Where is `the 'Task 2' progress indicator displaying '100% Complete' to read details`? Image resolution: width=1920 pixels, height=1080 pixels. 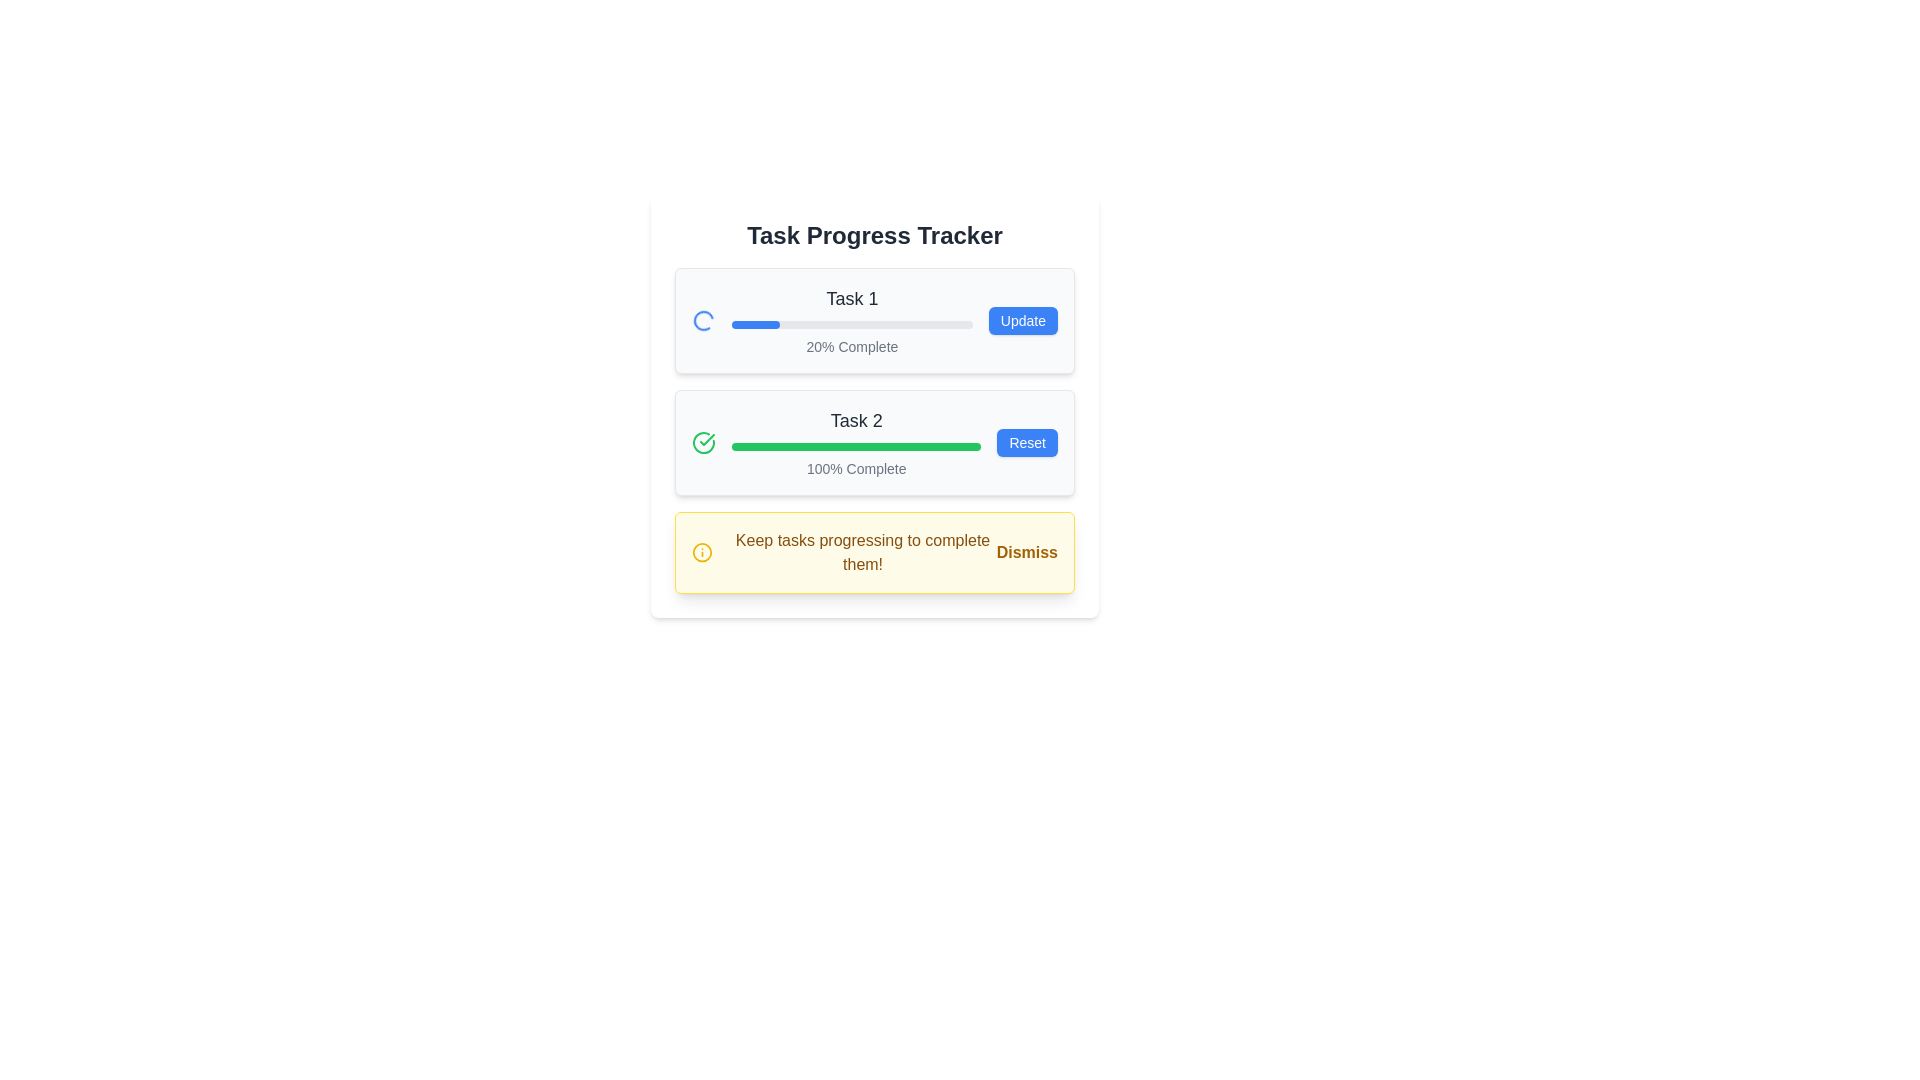 the 'Task 2' progress indicator displaying '100% Complete' to read details is located at coordinates (856, 442).